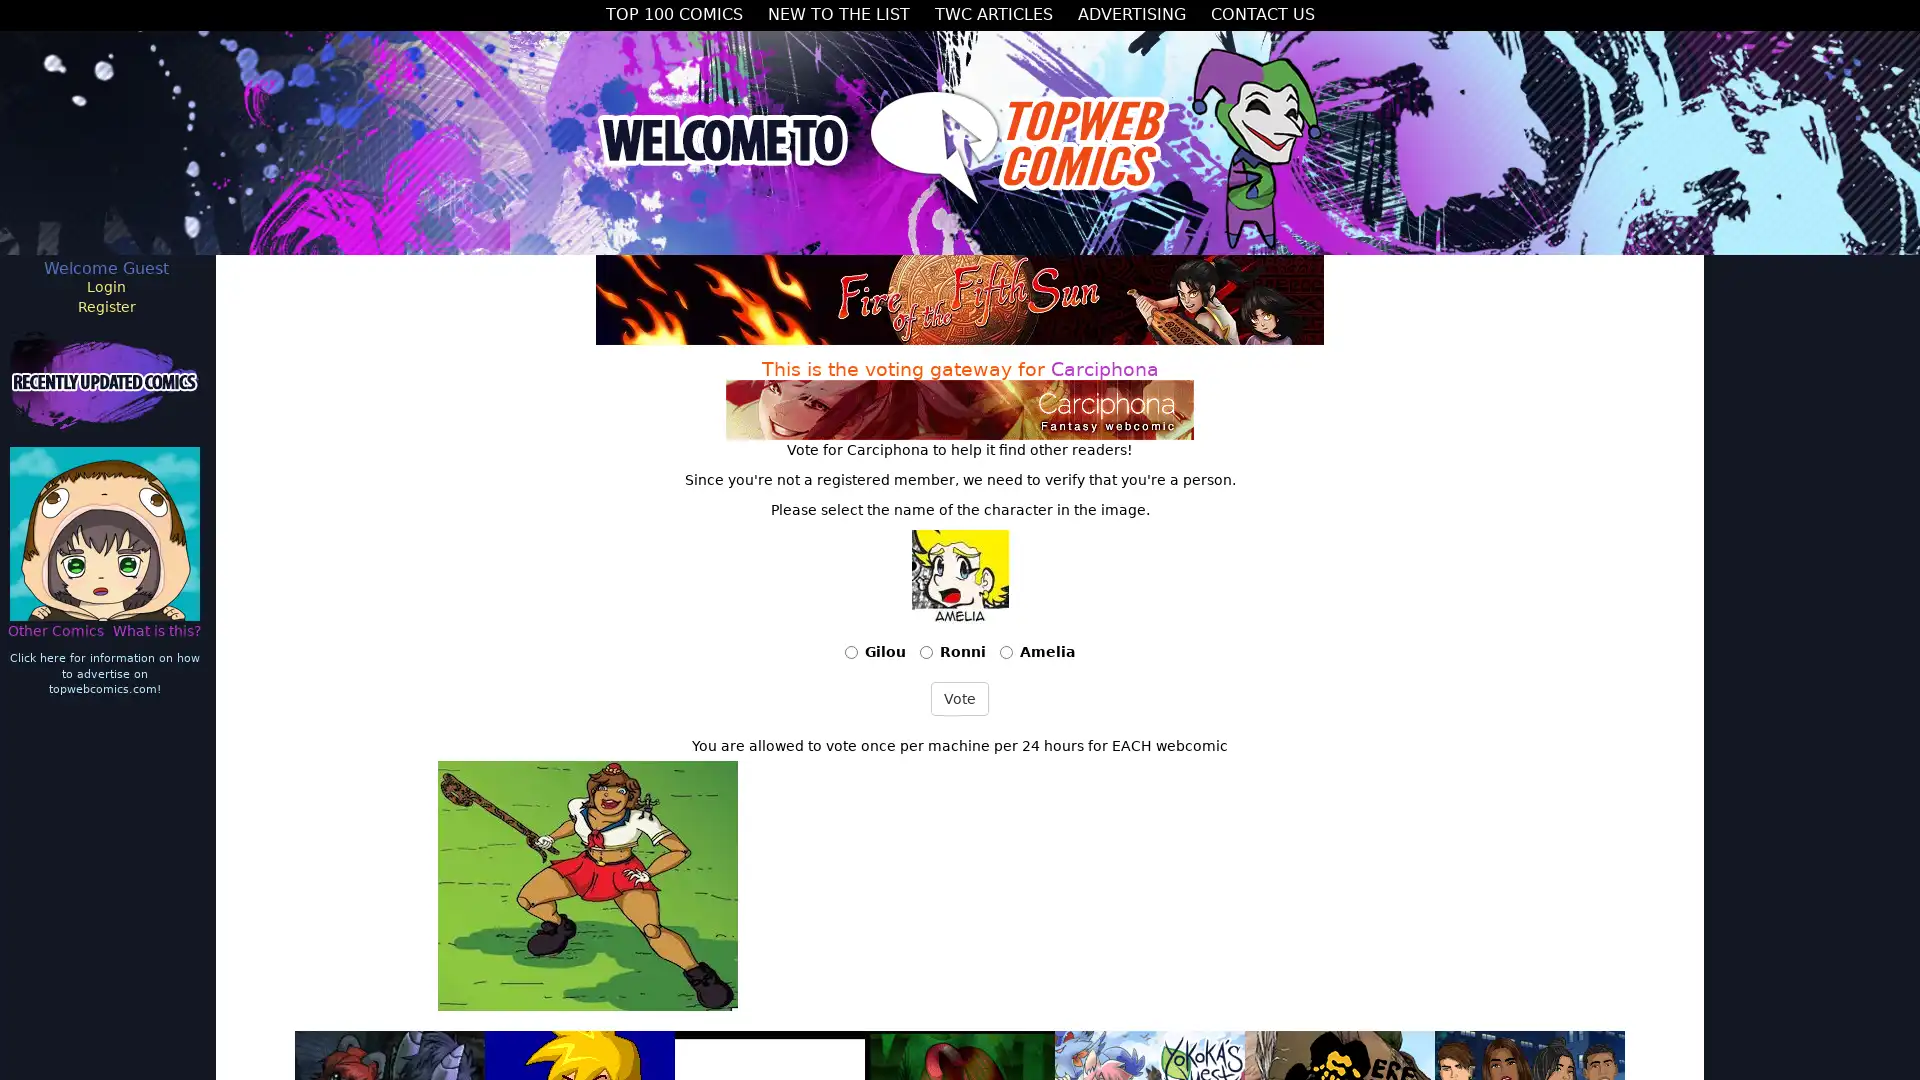  What do you see at coordinates (960, 697) in the screenshot?
I see `Vote` at bounding box center [960, 697].